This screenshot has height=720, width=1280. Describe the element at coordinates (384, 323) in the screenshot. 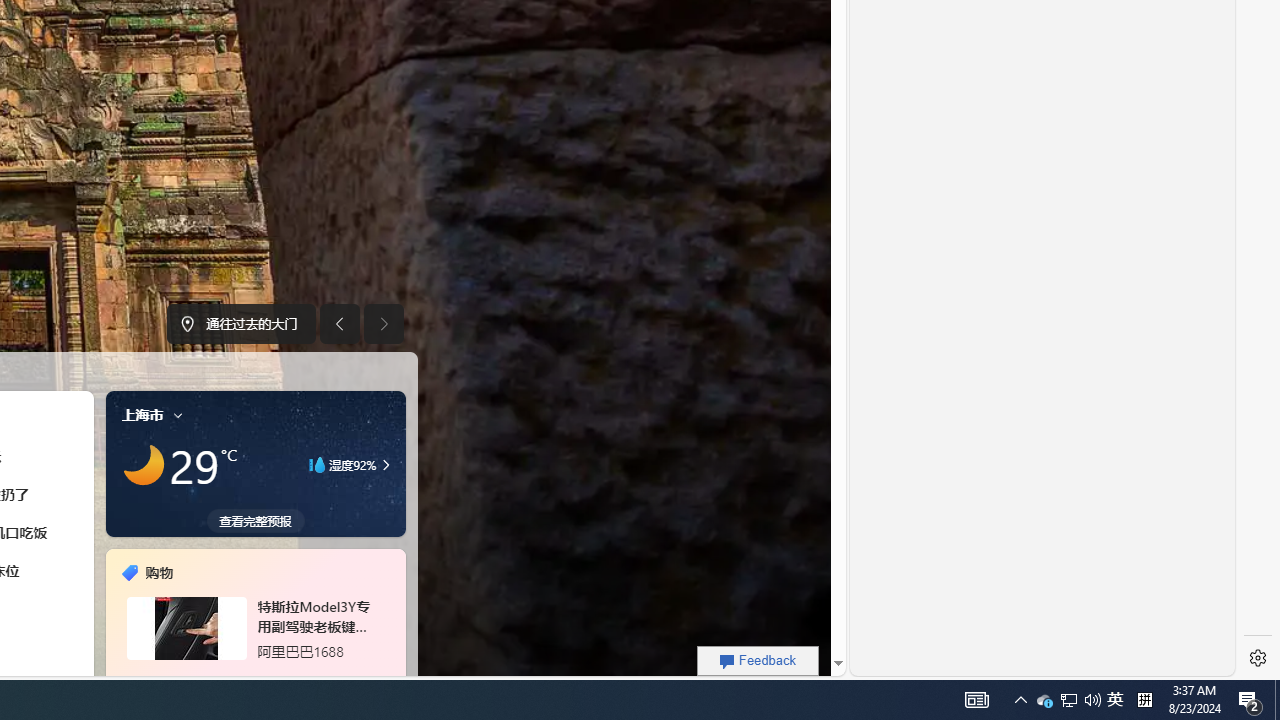

I see `'Next image'` at that location.